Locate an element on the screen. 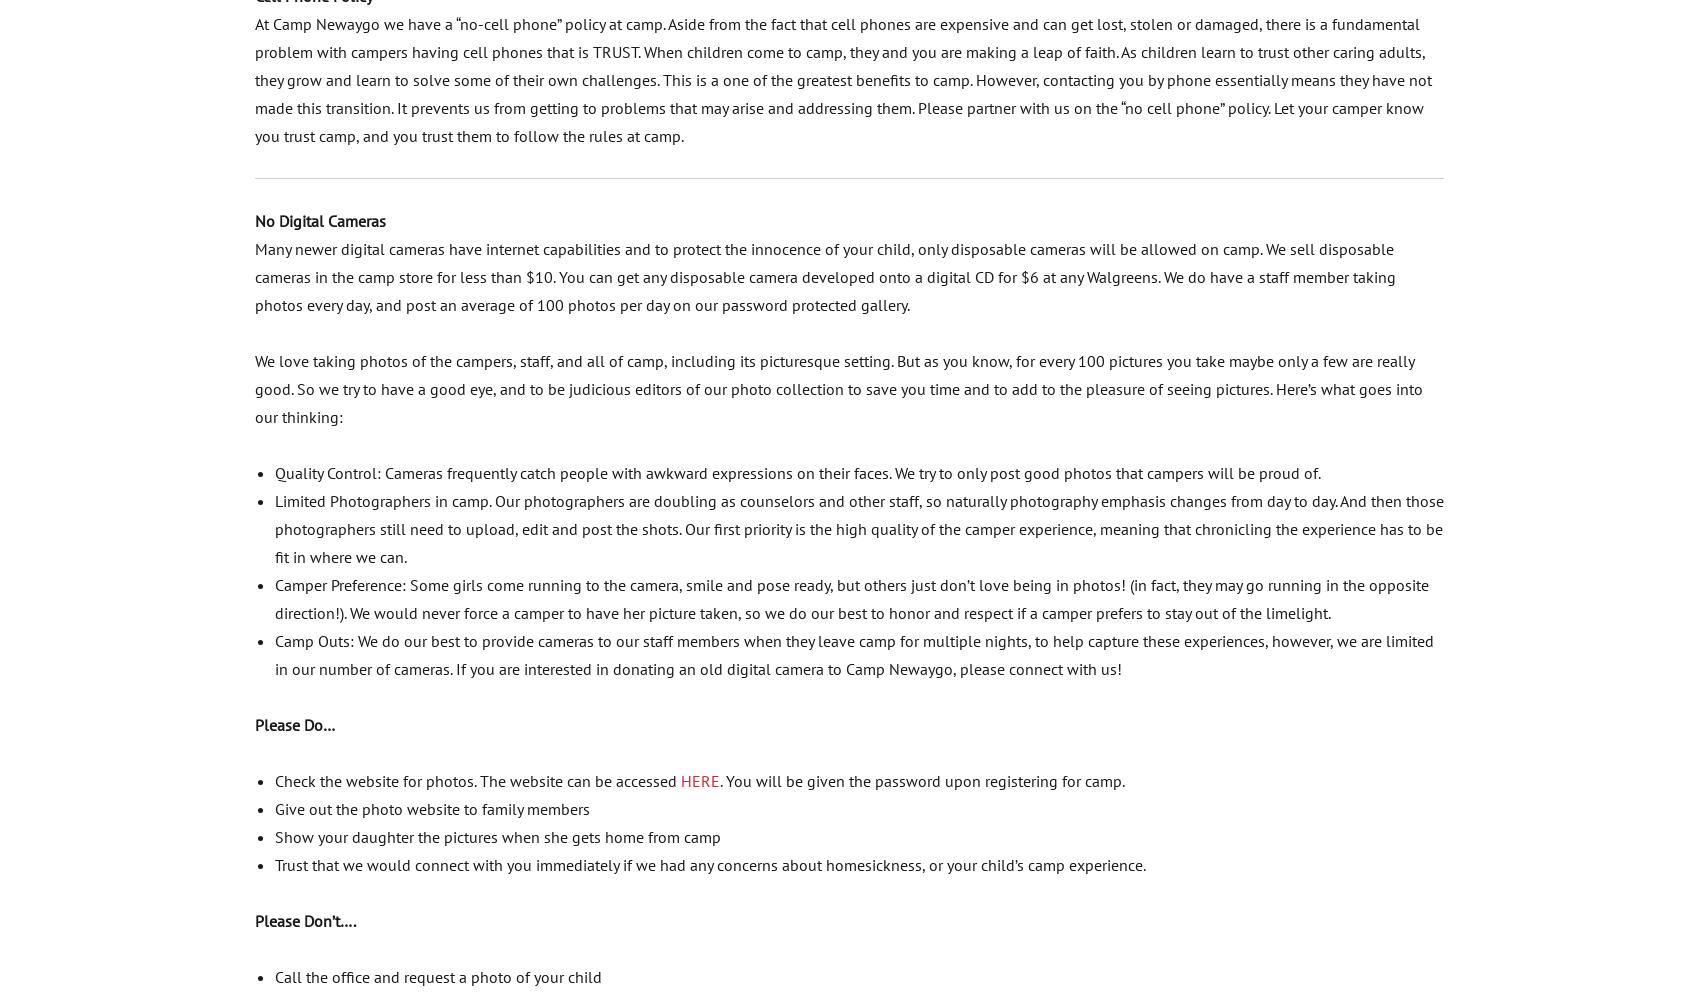 This screenshot has width=1699, height=992. 'Camp Outs: We do our best to provide cameras to our staff members when they leave camp for multiple nights, to help capture these experiences, however, we are limited in our number of cameras. If you are interested in donating an old digital camera to Camp Newaygo, please connect with us!' is located at coordinates (852, 654).